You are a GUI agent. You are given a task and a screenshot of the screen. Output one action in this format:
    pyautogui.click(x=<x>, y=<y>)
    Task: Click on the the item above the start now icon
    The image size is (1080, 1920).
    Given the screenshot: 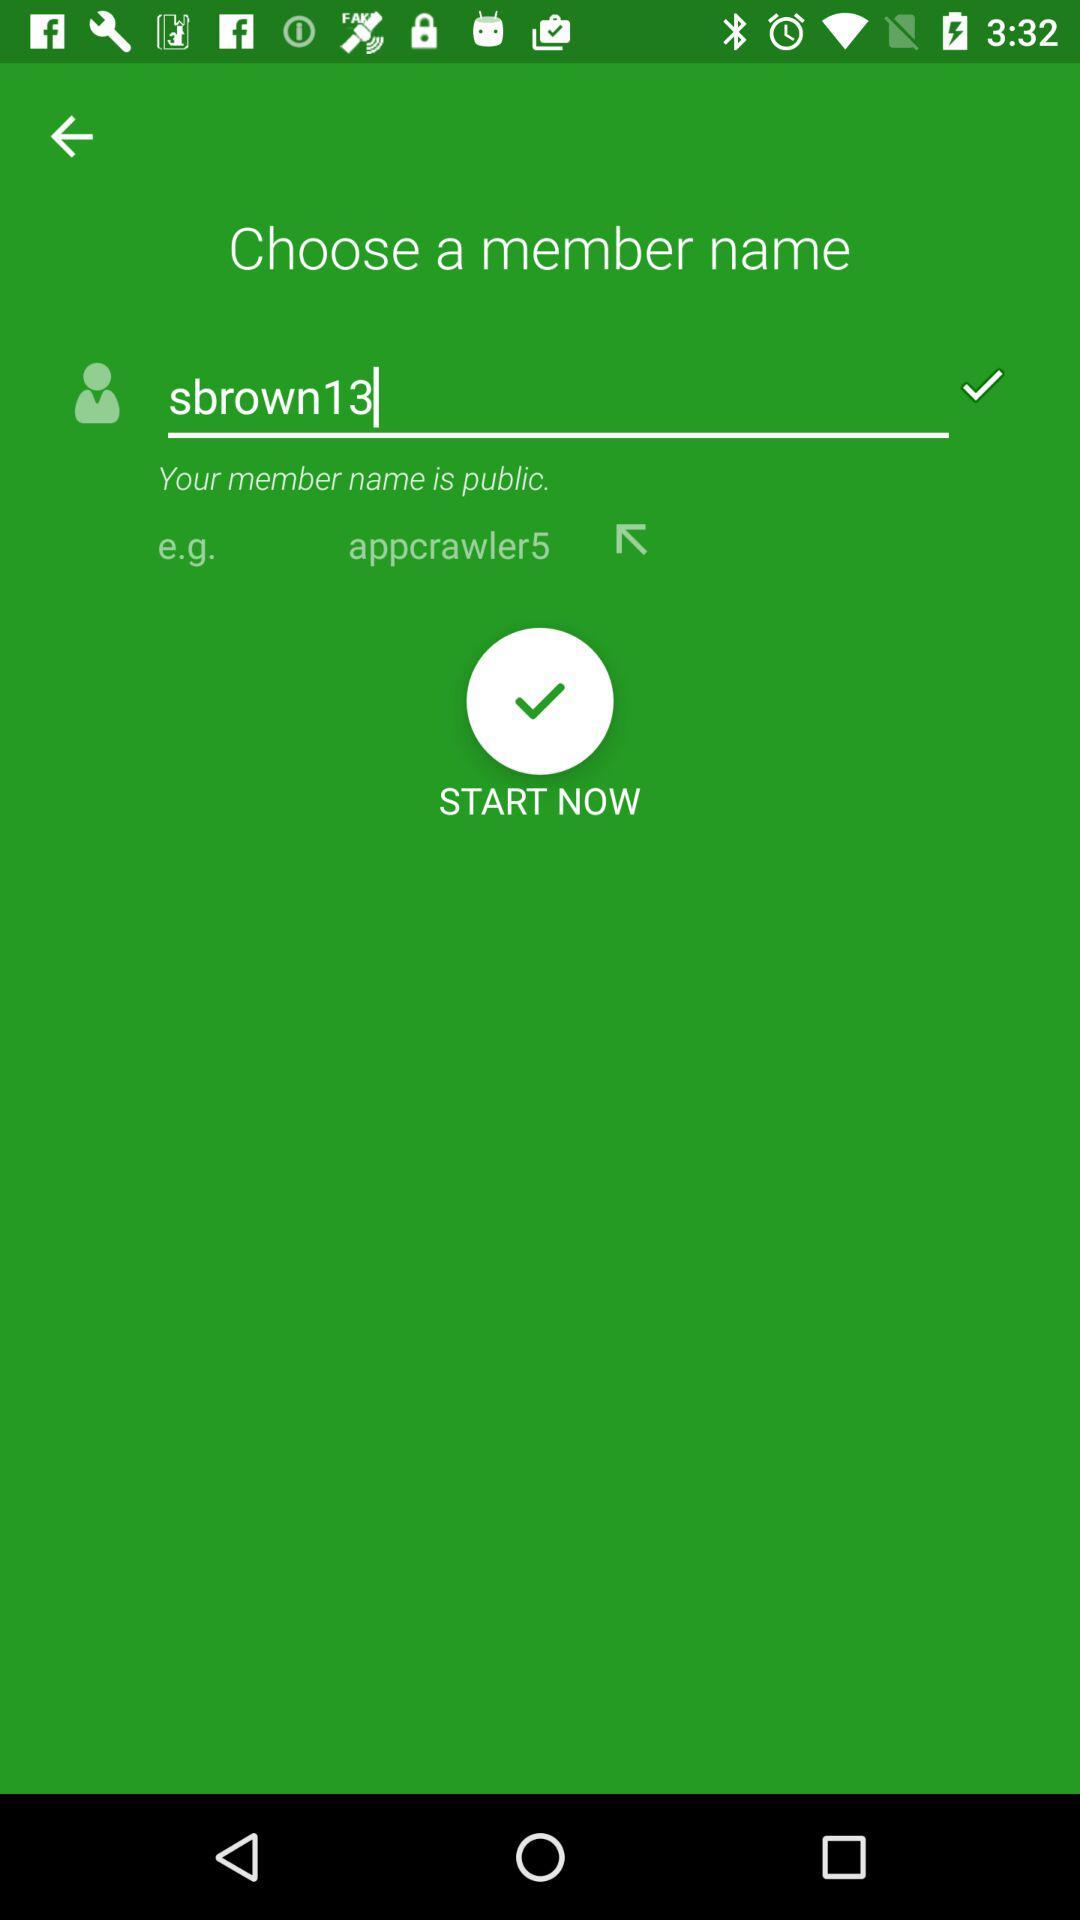 What is the action you would take?
    pyautogui.click(x=540, y=701)
    